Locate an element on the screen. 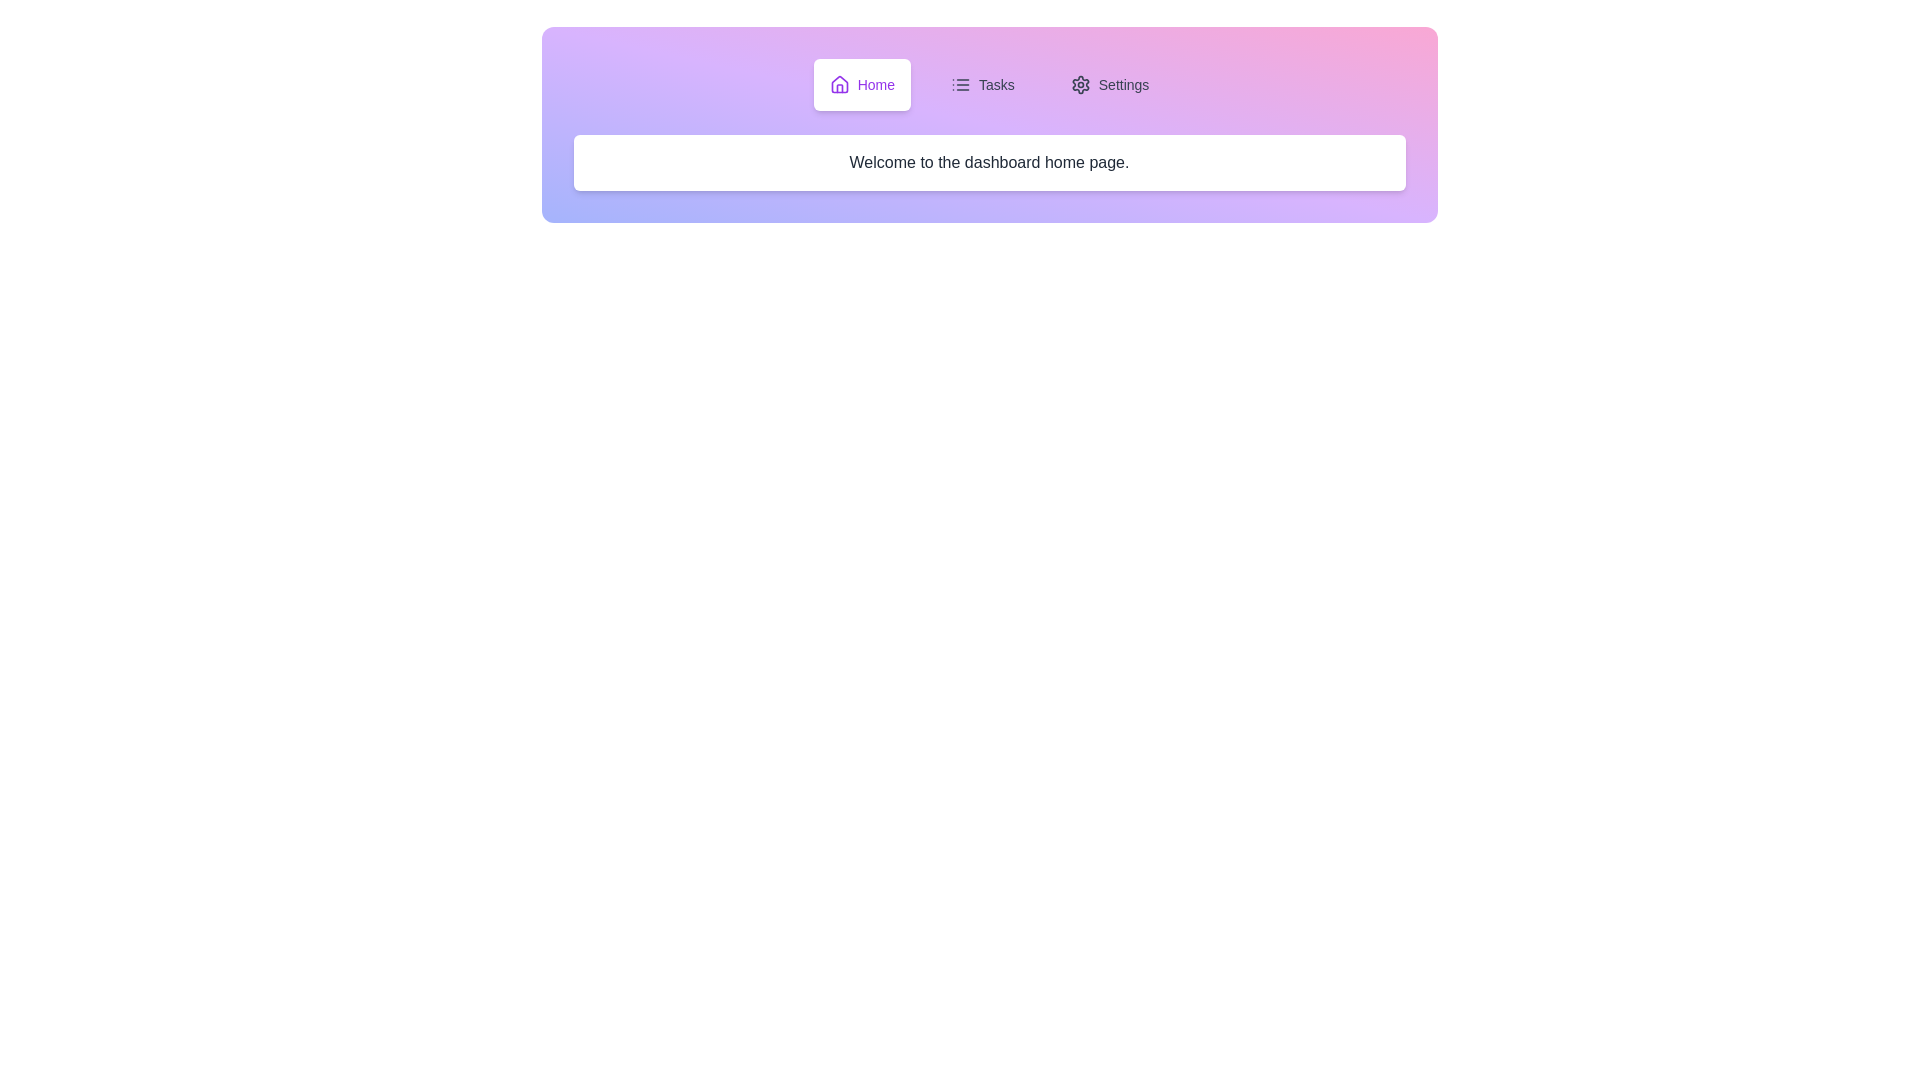 This screenshot has height=1080, width=1920. the Tasks tab in the DashboardTabs component is located at coordinates (983, 83).